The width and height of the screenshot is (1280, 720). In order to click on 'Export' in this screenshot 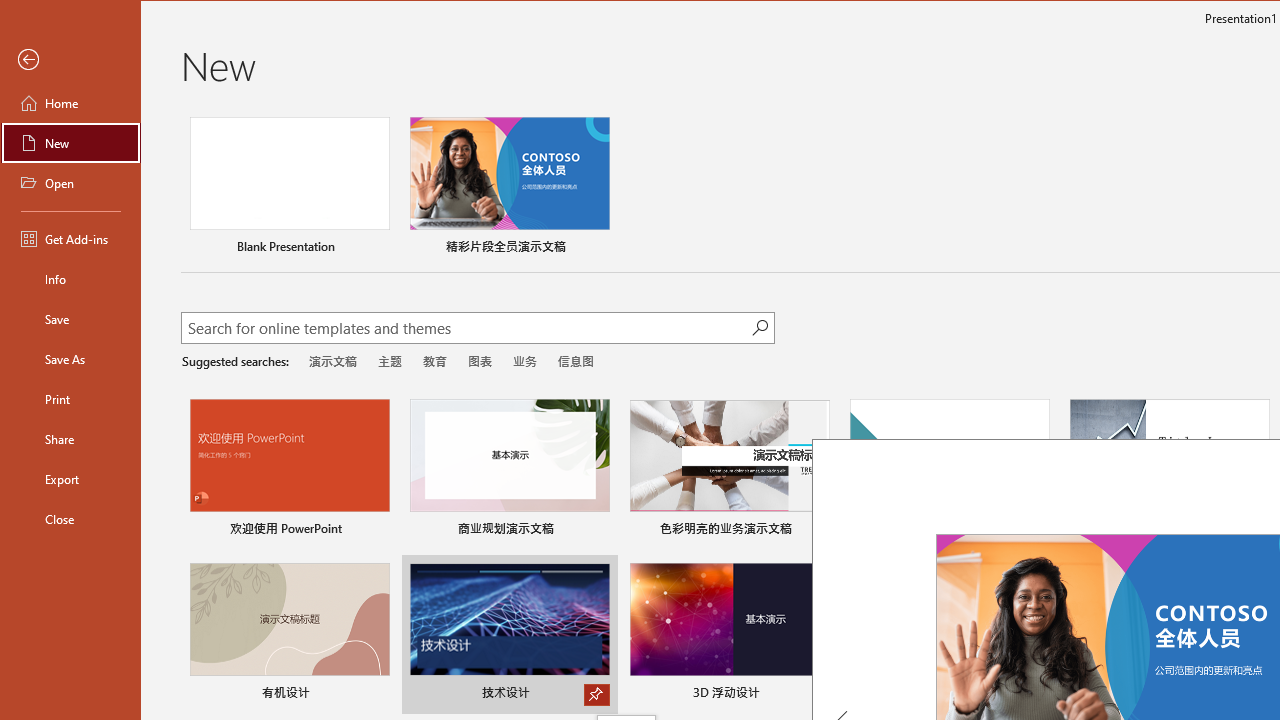, I will do `click(71, 479)`.